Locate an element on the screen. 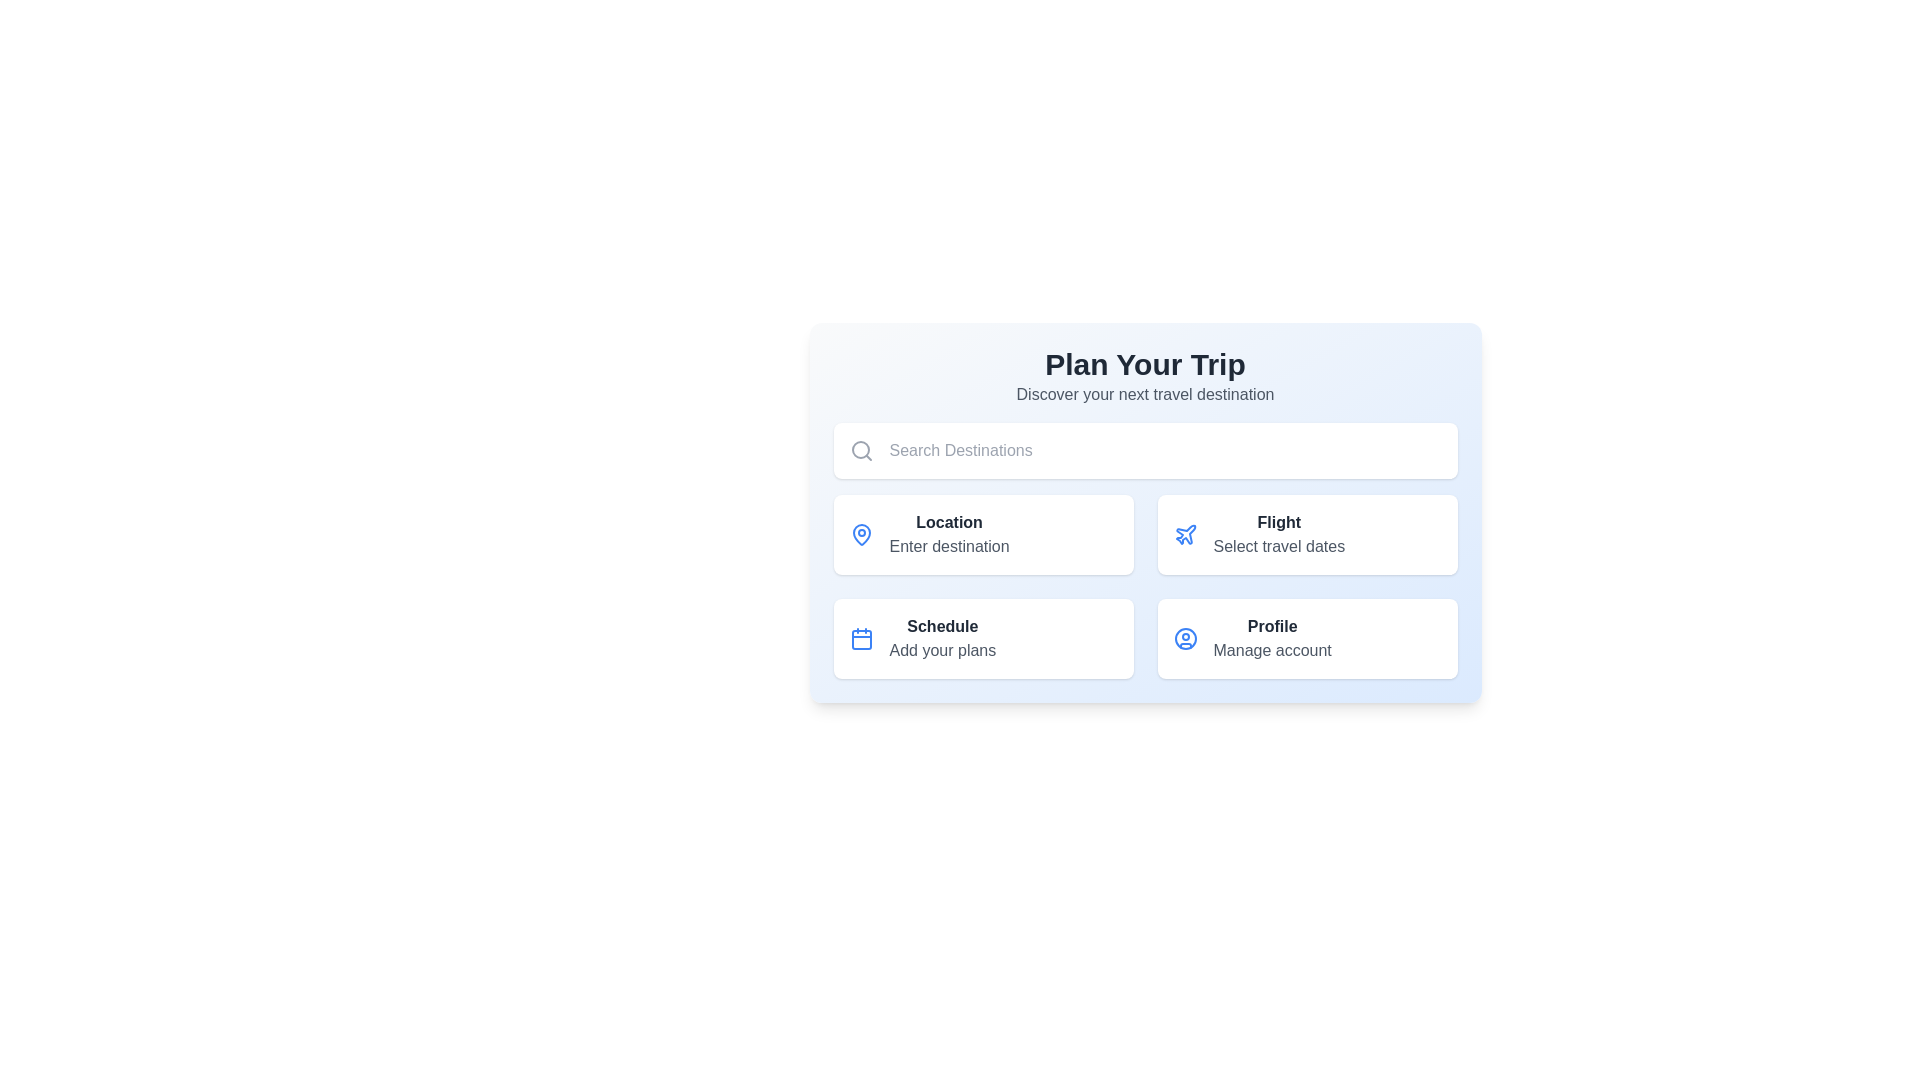  the text label providing information about the 'Schedule' feature, located directly below the 'Schedule' label in the bottom-left card of the interface is located at coordinates (941, 651).